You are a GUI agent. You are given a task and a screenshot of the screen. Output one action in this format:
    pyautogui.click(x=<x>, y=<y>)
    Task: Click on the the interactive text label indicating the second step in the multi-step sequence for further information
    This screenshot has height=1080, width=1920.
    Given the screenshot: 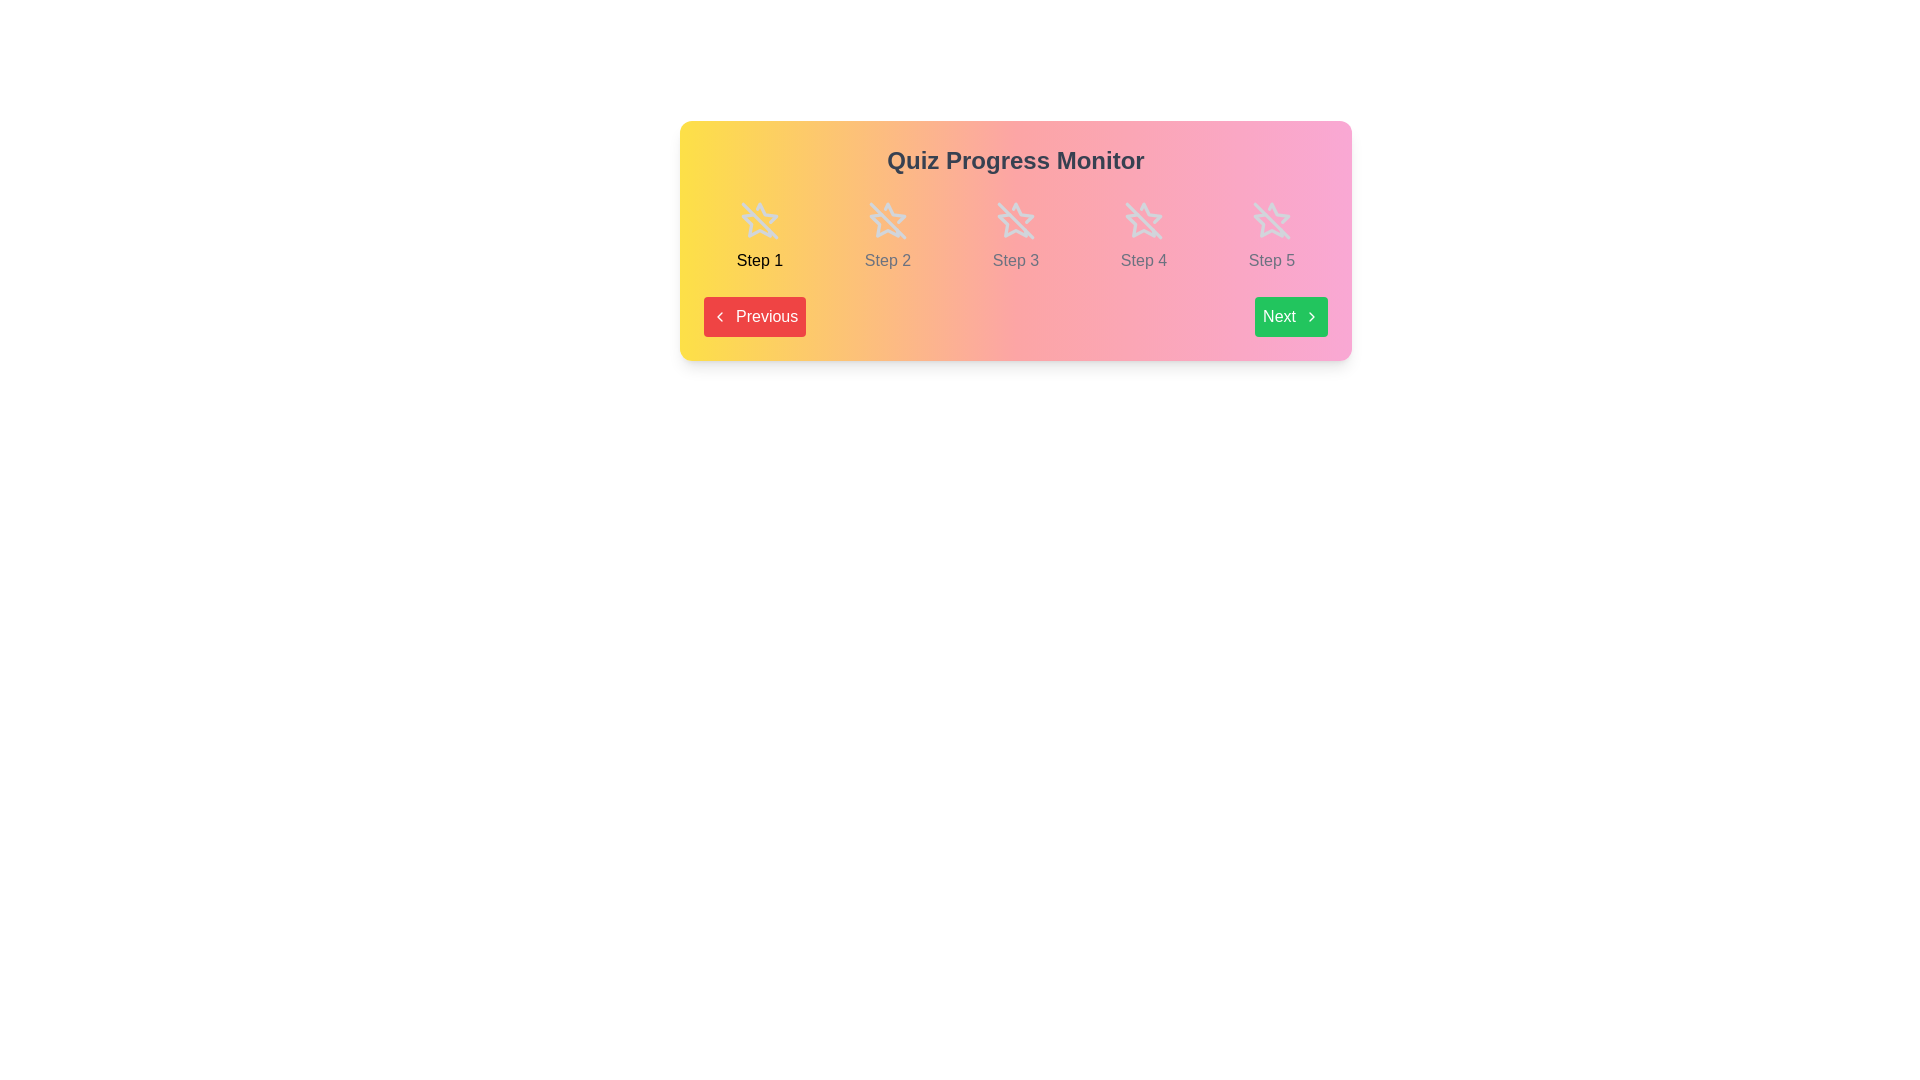 What is the action you would take?
    pyautogui.click(x=887, y=260)
    